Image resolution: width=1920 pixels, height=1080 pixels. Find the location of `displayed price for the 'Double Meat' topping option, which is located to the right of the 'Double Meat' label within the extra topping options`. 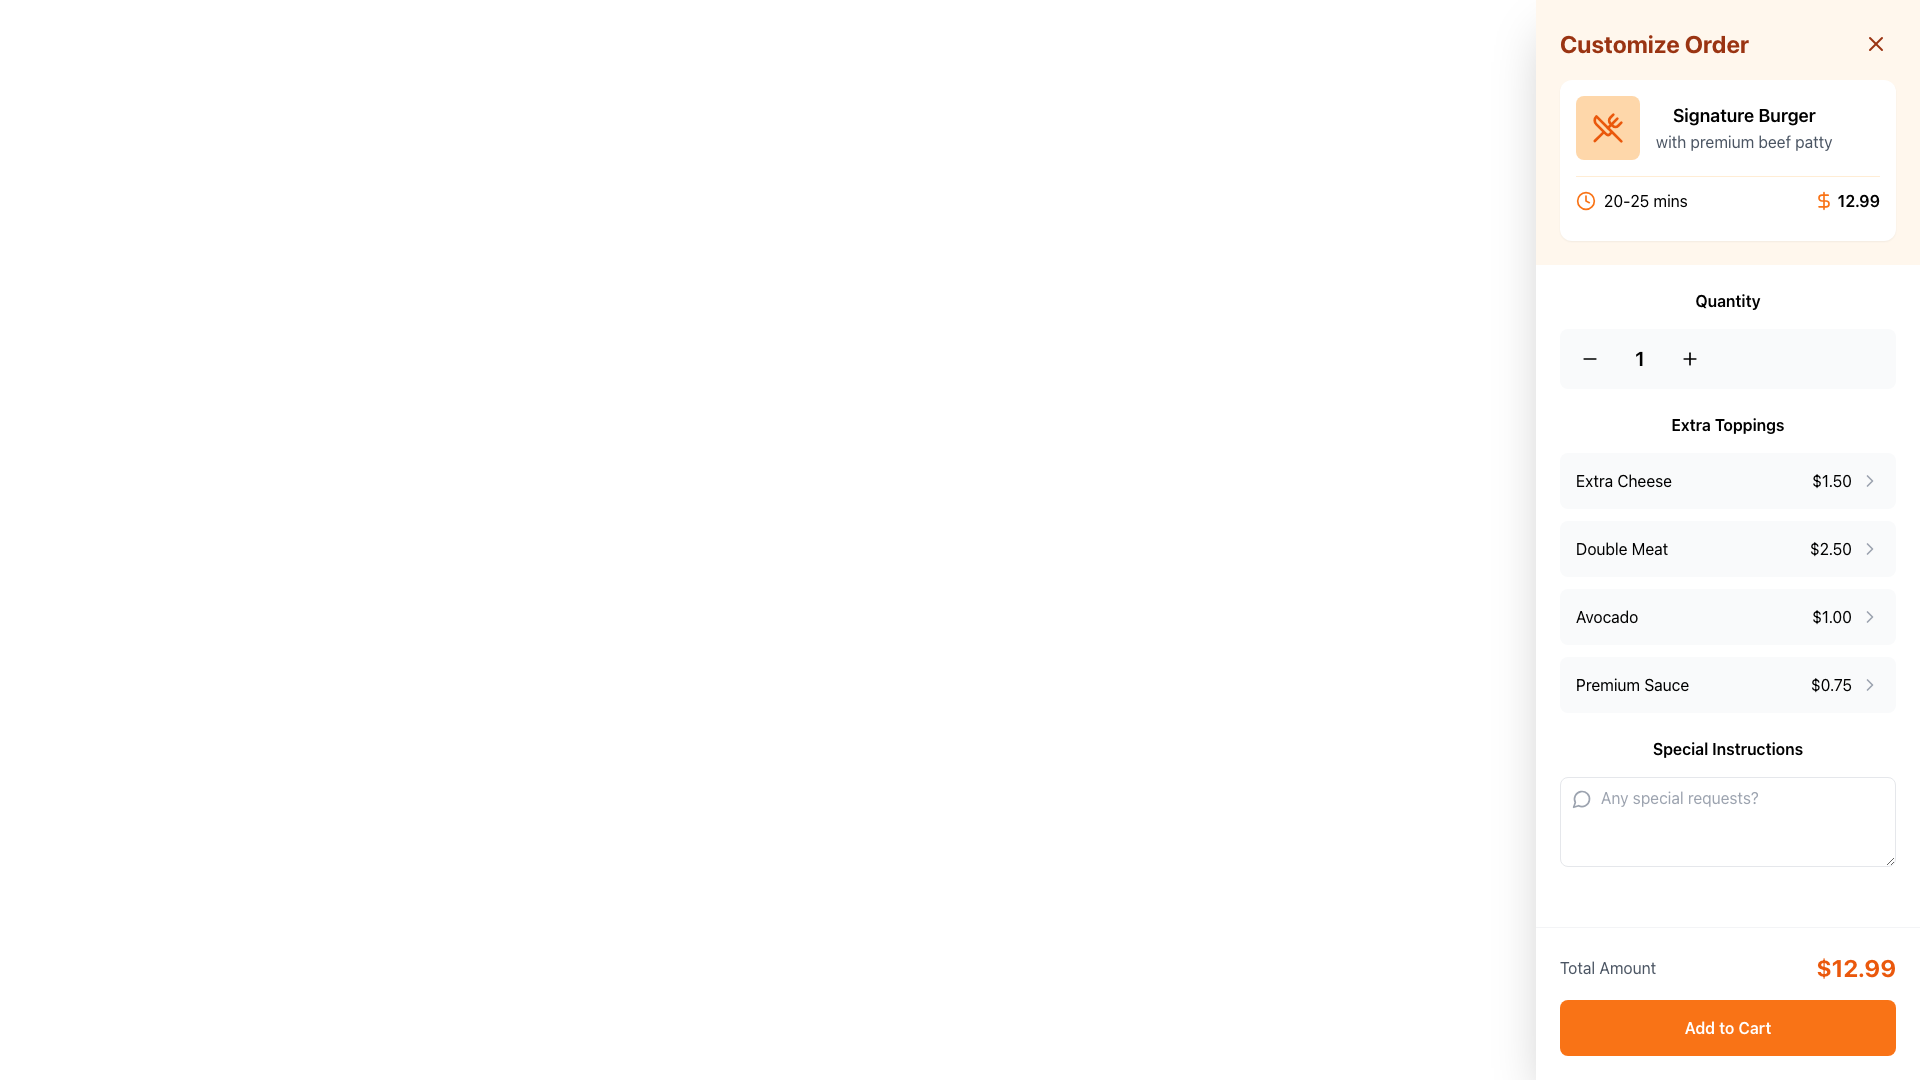

displayed price for the 'Double Meat' topping option, which is located to the right of the 'Double Meat' label within the extra topping options is located at coordinates (1830, 548).